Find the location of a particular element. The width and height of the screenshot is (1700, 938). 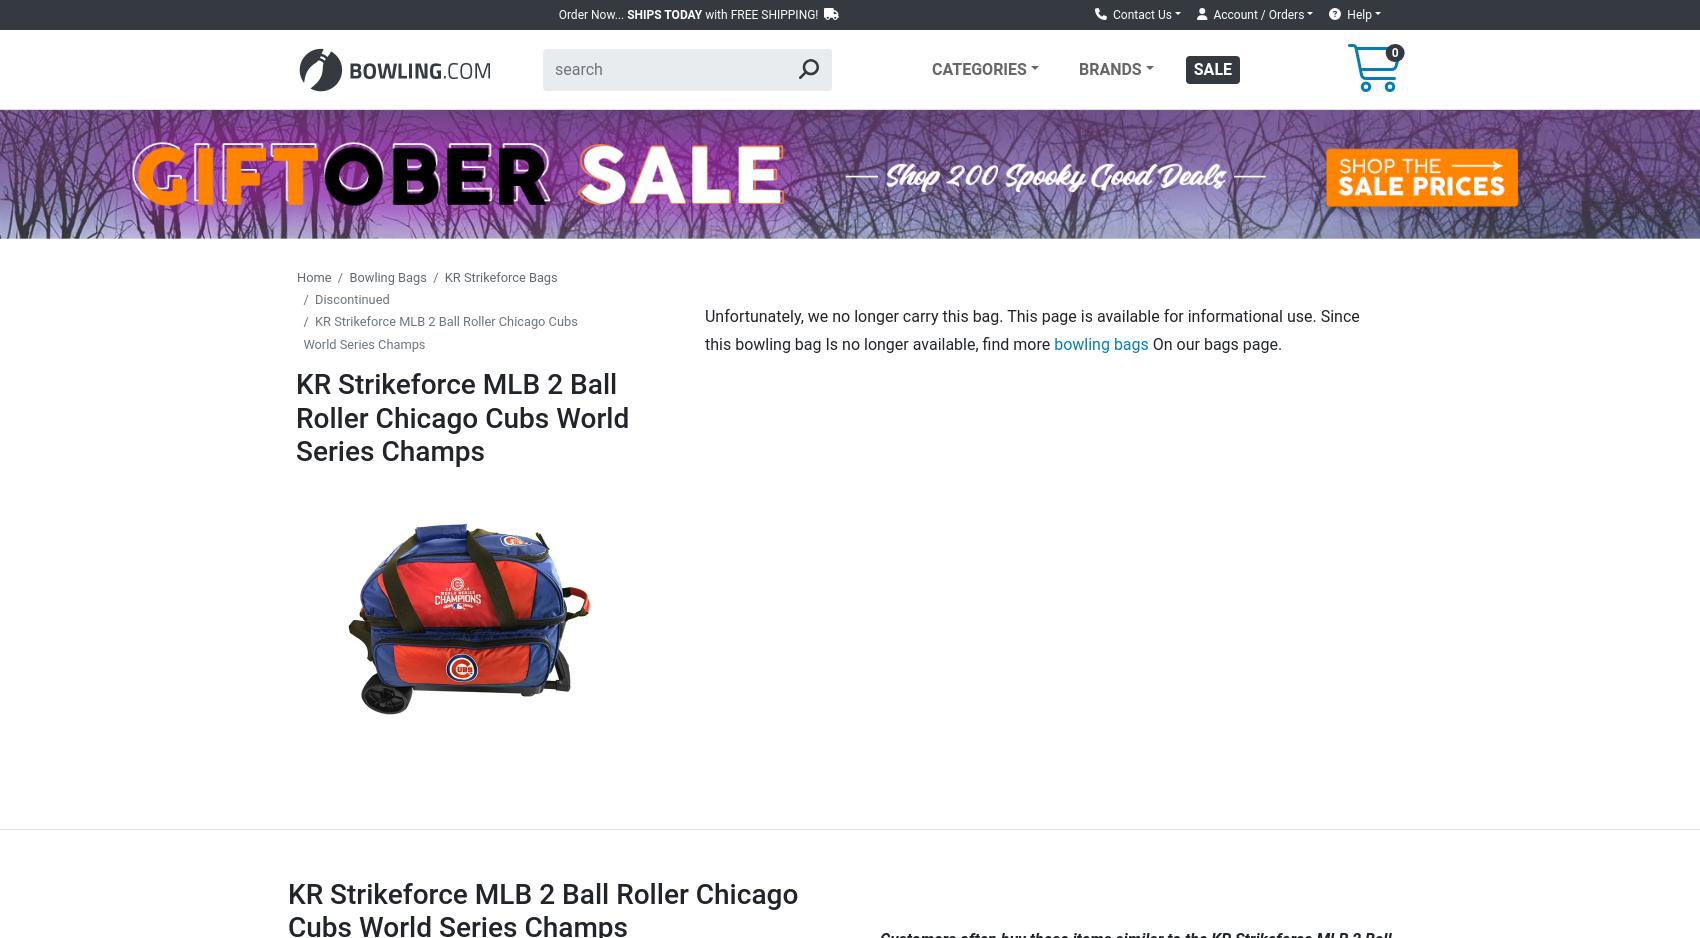

'CATEGORIES' is located at coordinates (931, 68).